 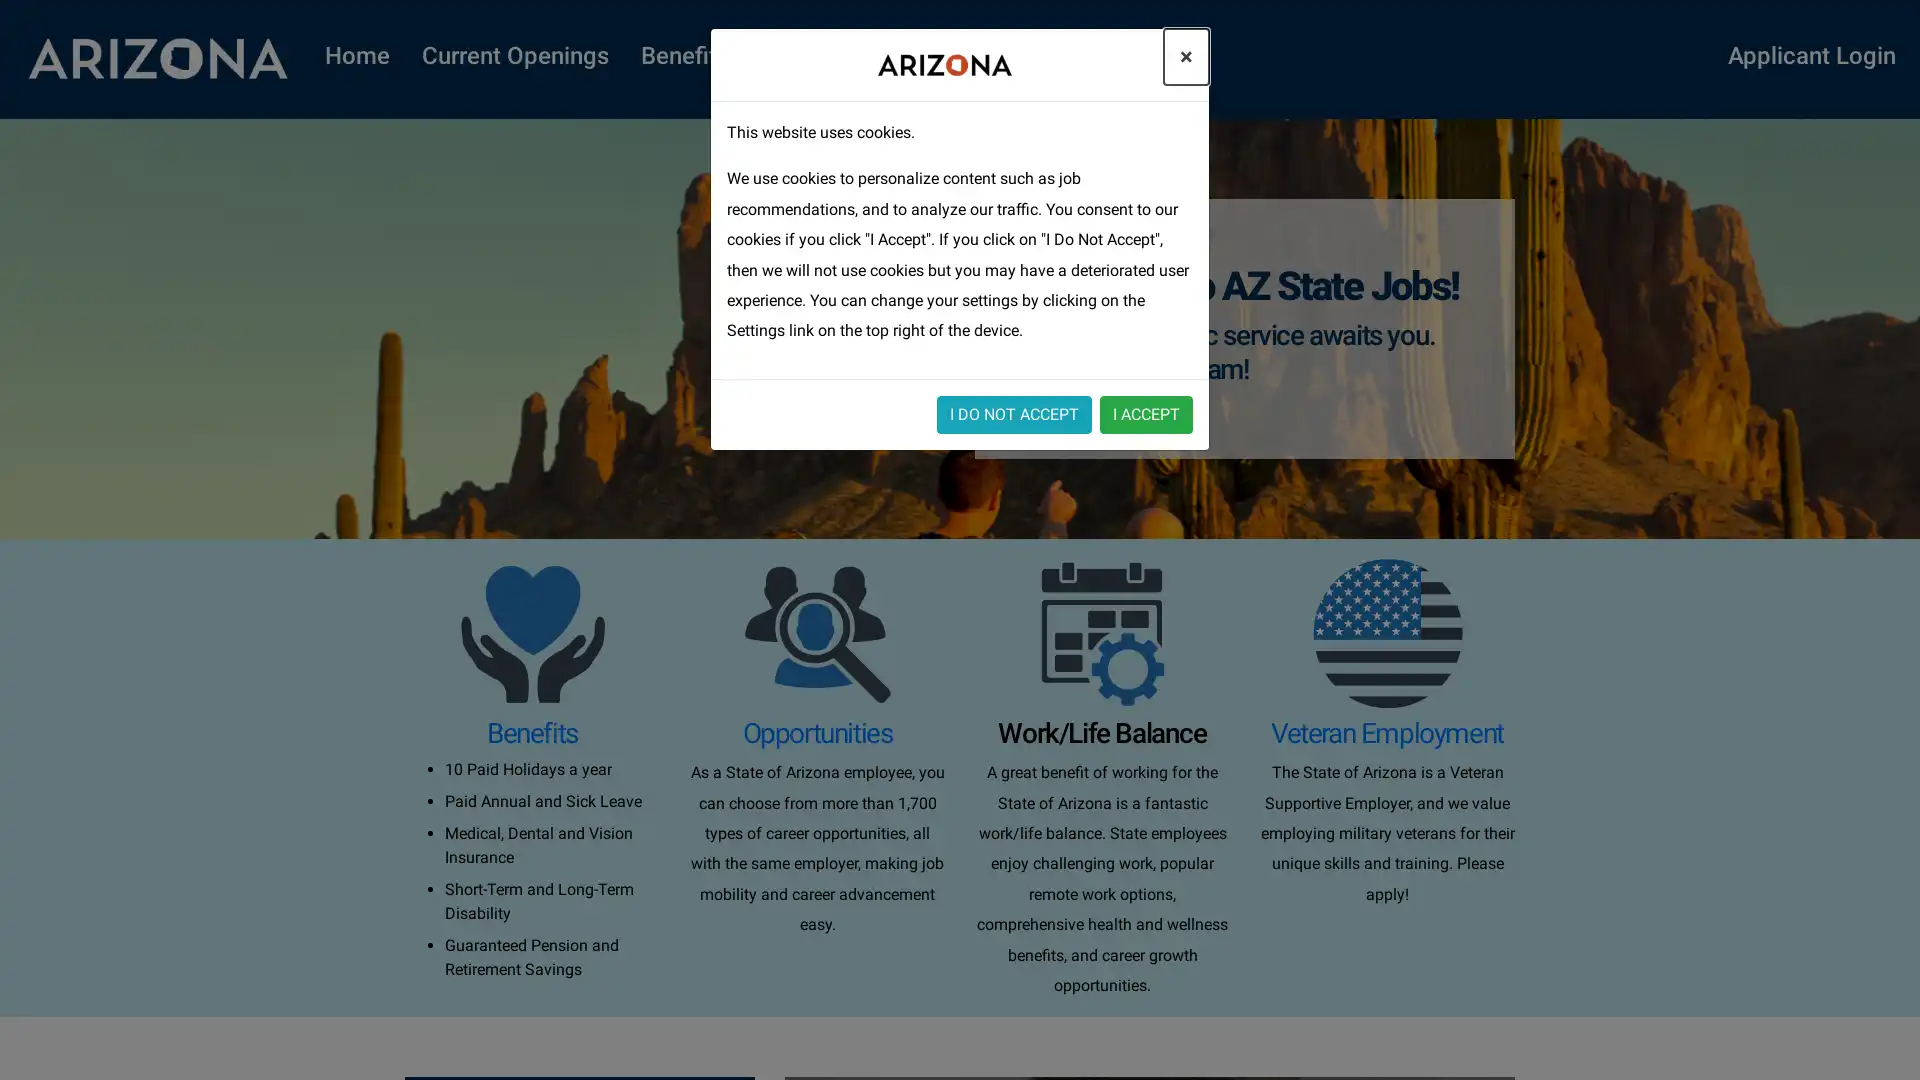 I want to click on Close, so click(x=1186, y=56).